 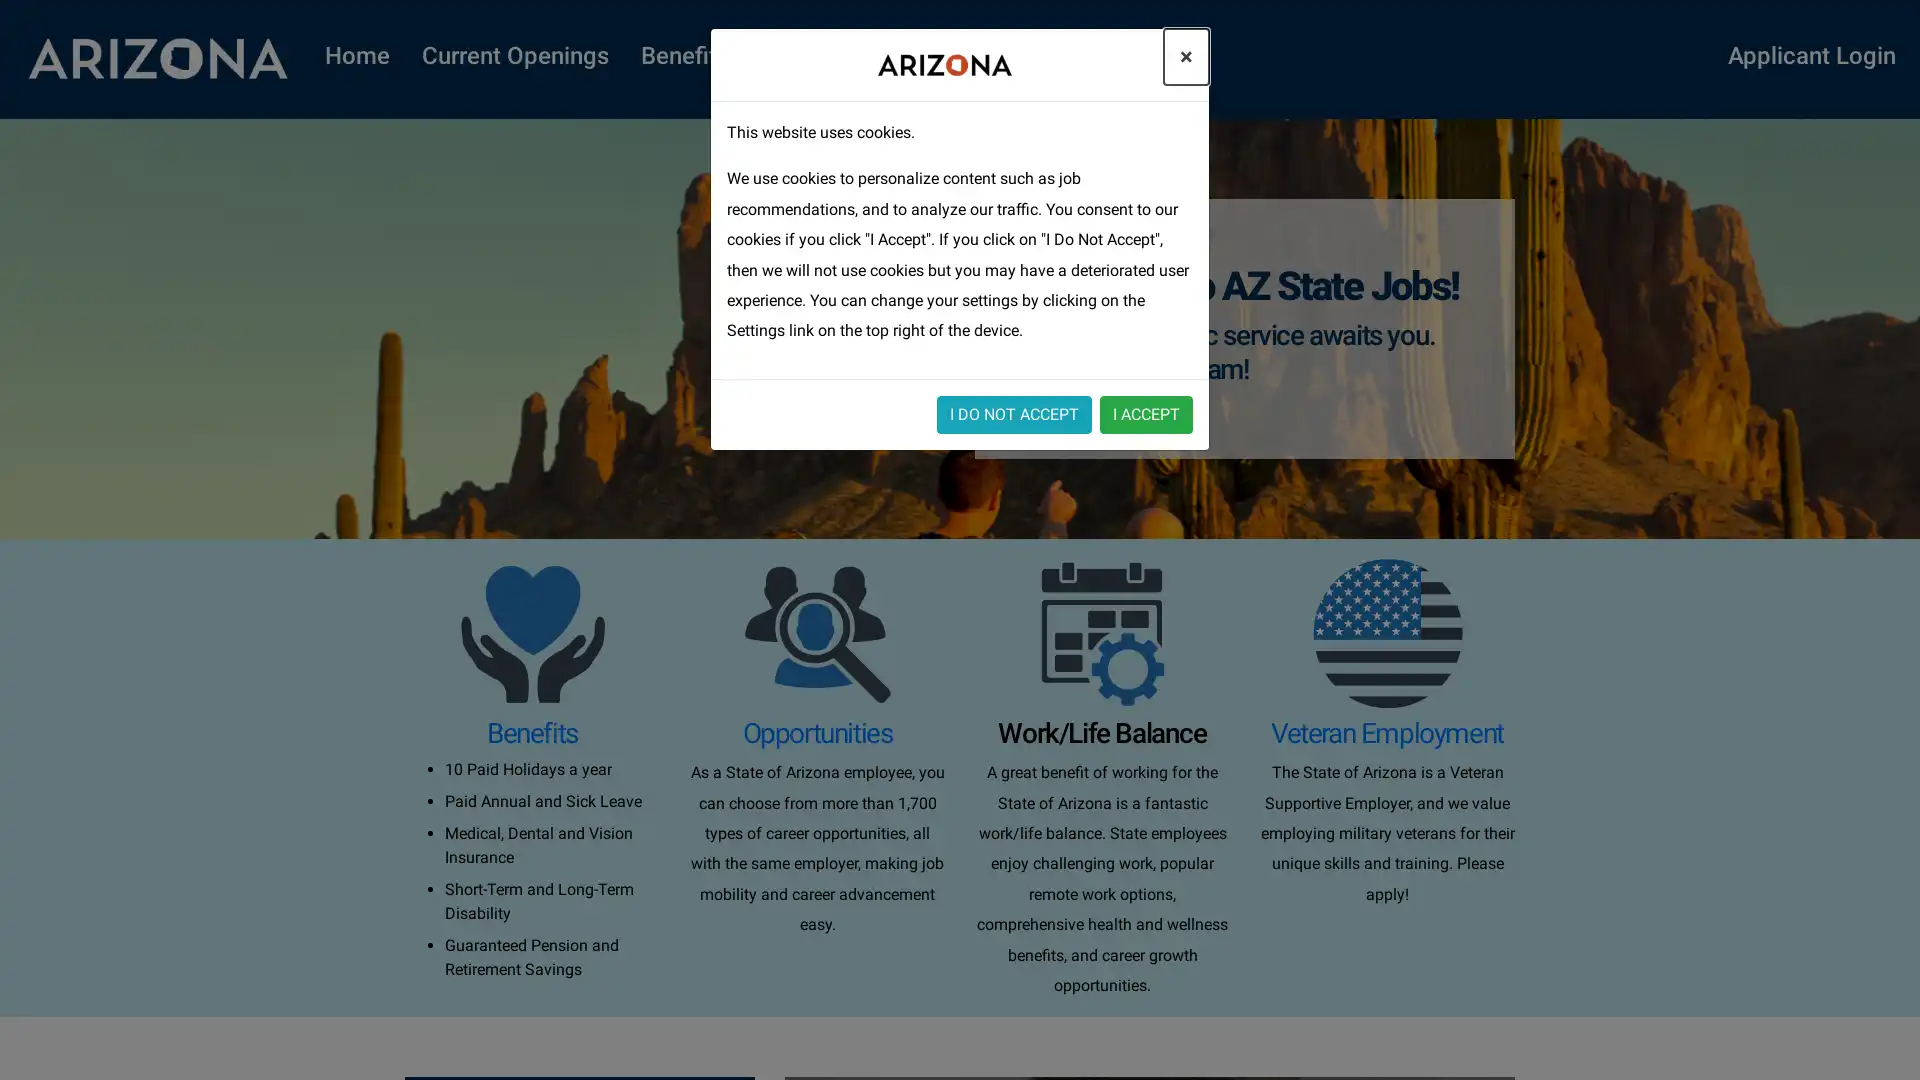 I want to click on Close, so click(x=1186, y=56).